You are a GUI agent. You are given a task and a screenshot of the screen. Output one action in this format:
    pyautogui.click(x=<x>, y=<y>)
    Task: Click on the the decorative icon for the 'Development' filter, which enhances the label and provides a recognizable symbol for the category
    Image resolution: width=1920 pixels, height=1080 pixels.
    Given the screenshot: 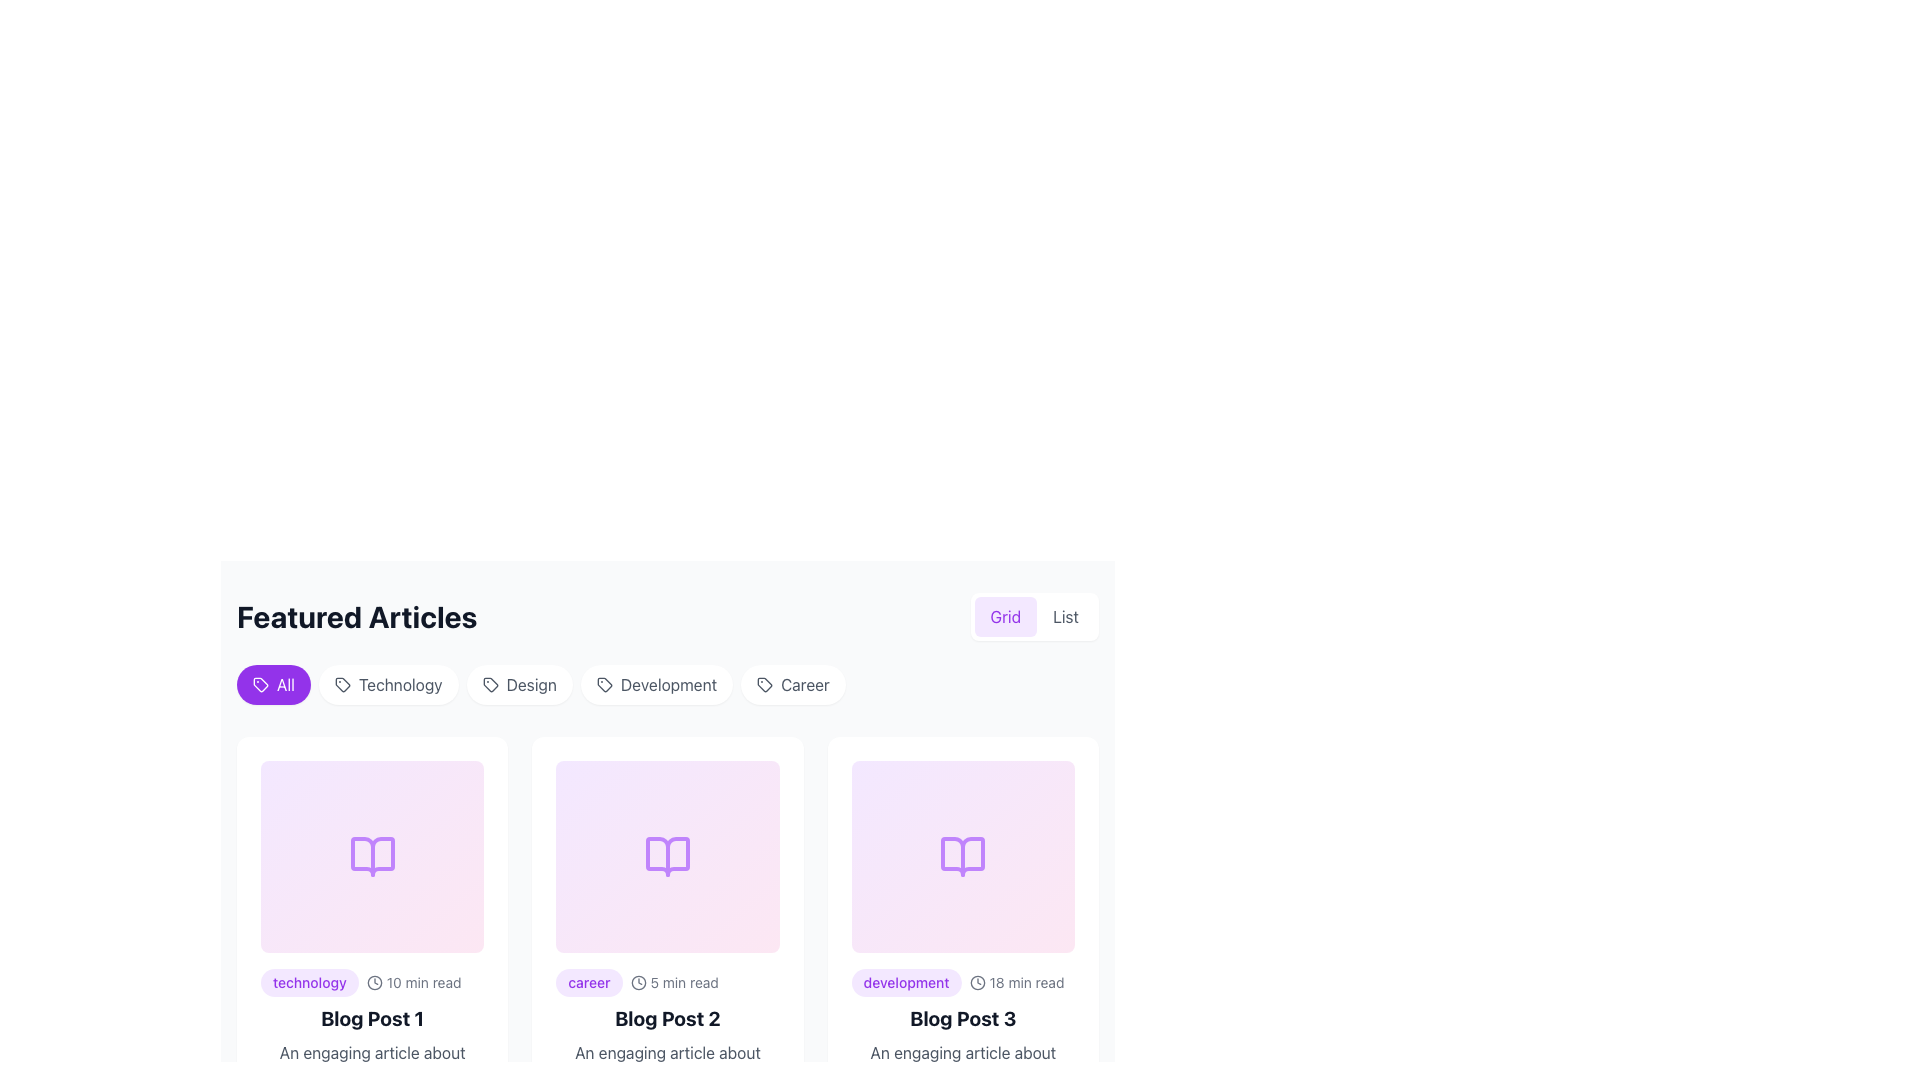 What is the action you would take?
    pyautogui.click(x=603, y=684)
    